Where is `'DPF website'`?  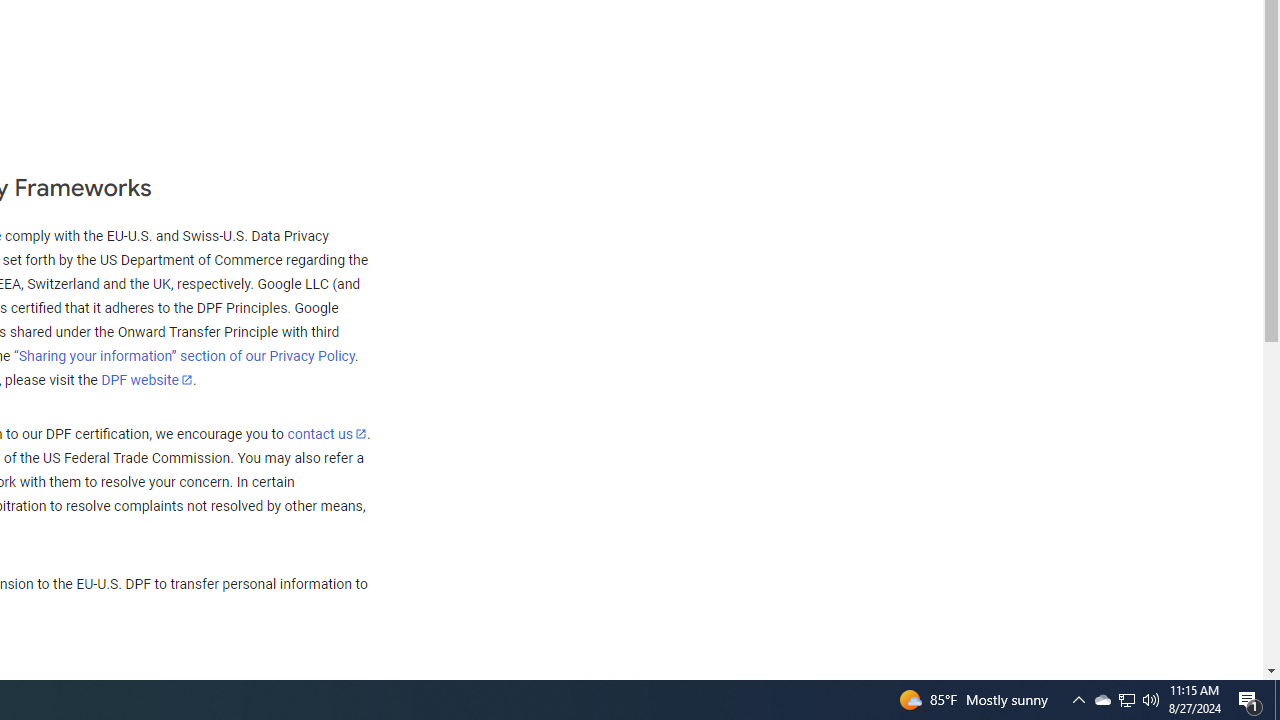 'DPF website' is located at coordinates (146, 379).